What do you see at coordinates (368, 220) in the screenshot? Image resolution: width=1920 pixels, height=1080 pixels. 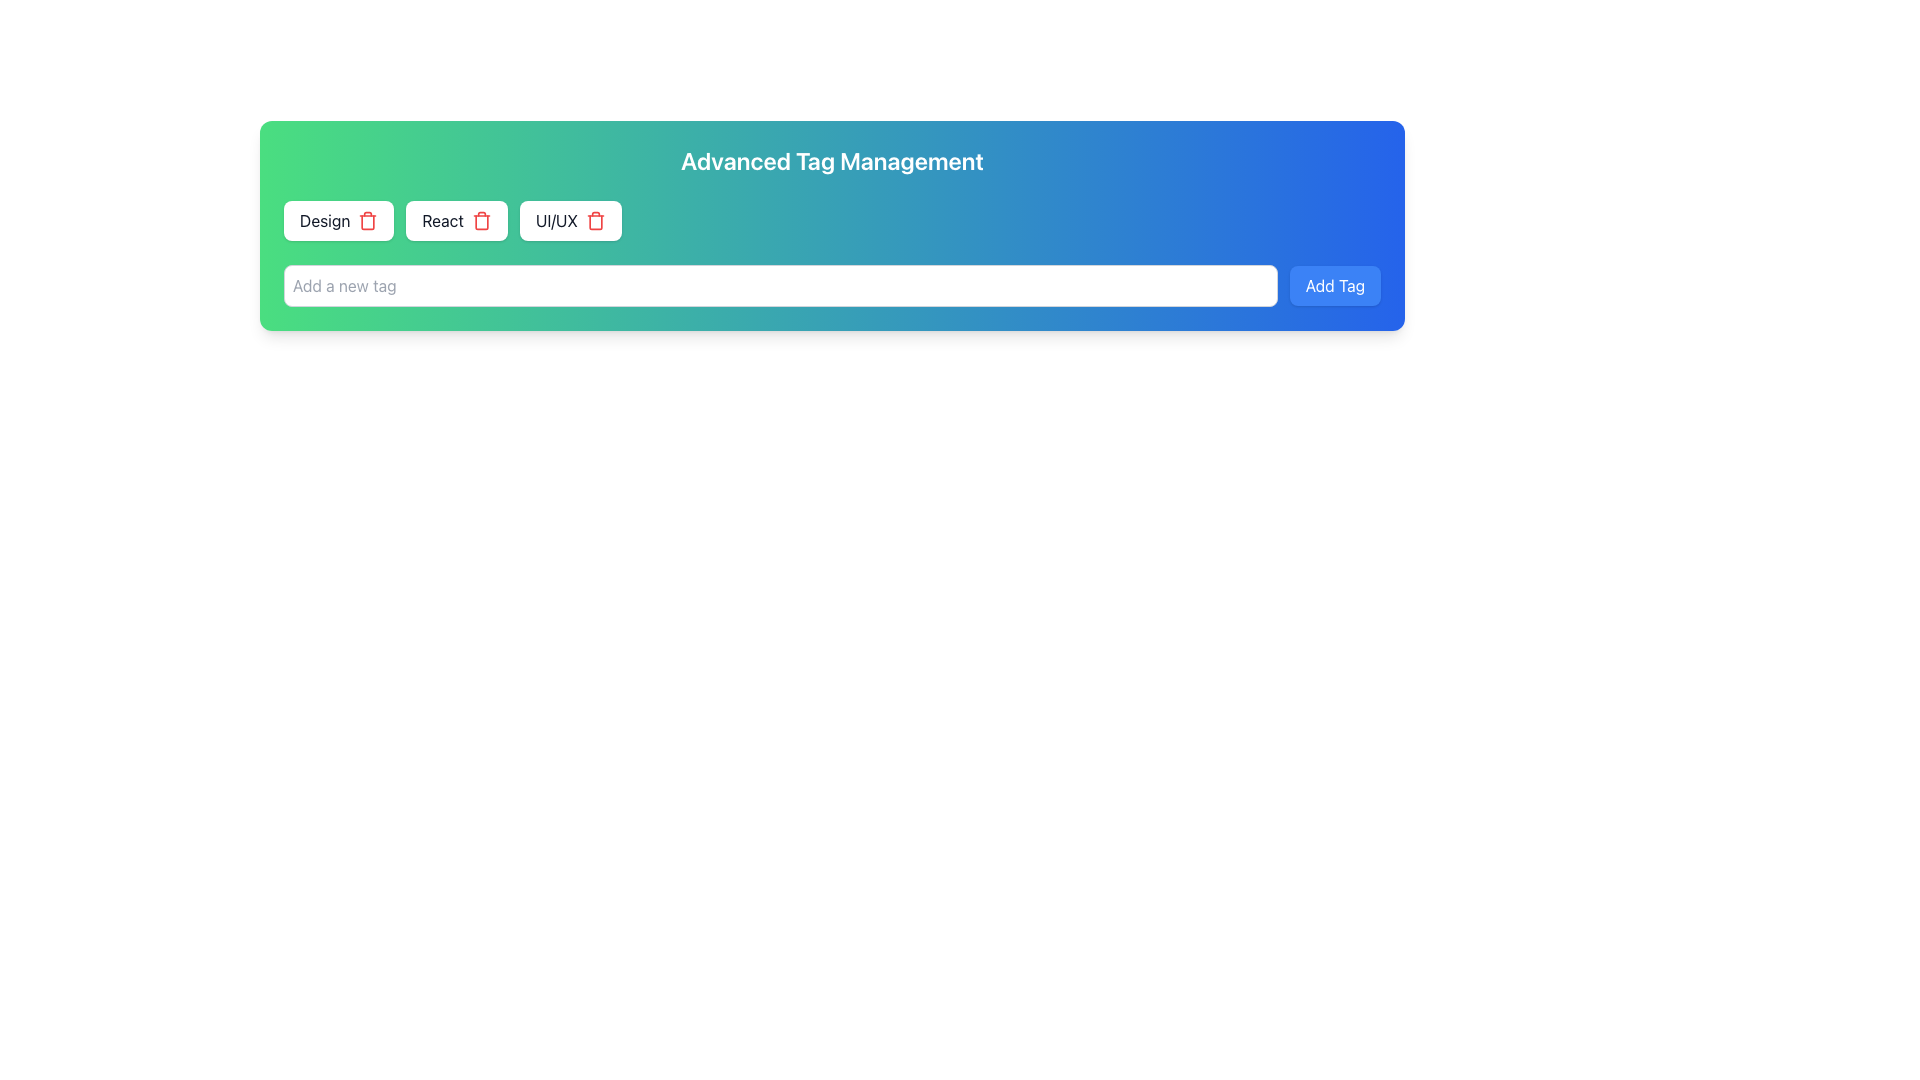 I see `the delete icon button located to the right of the 'Design' label` at bounding box center [368, 220].